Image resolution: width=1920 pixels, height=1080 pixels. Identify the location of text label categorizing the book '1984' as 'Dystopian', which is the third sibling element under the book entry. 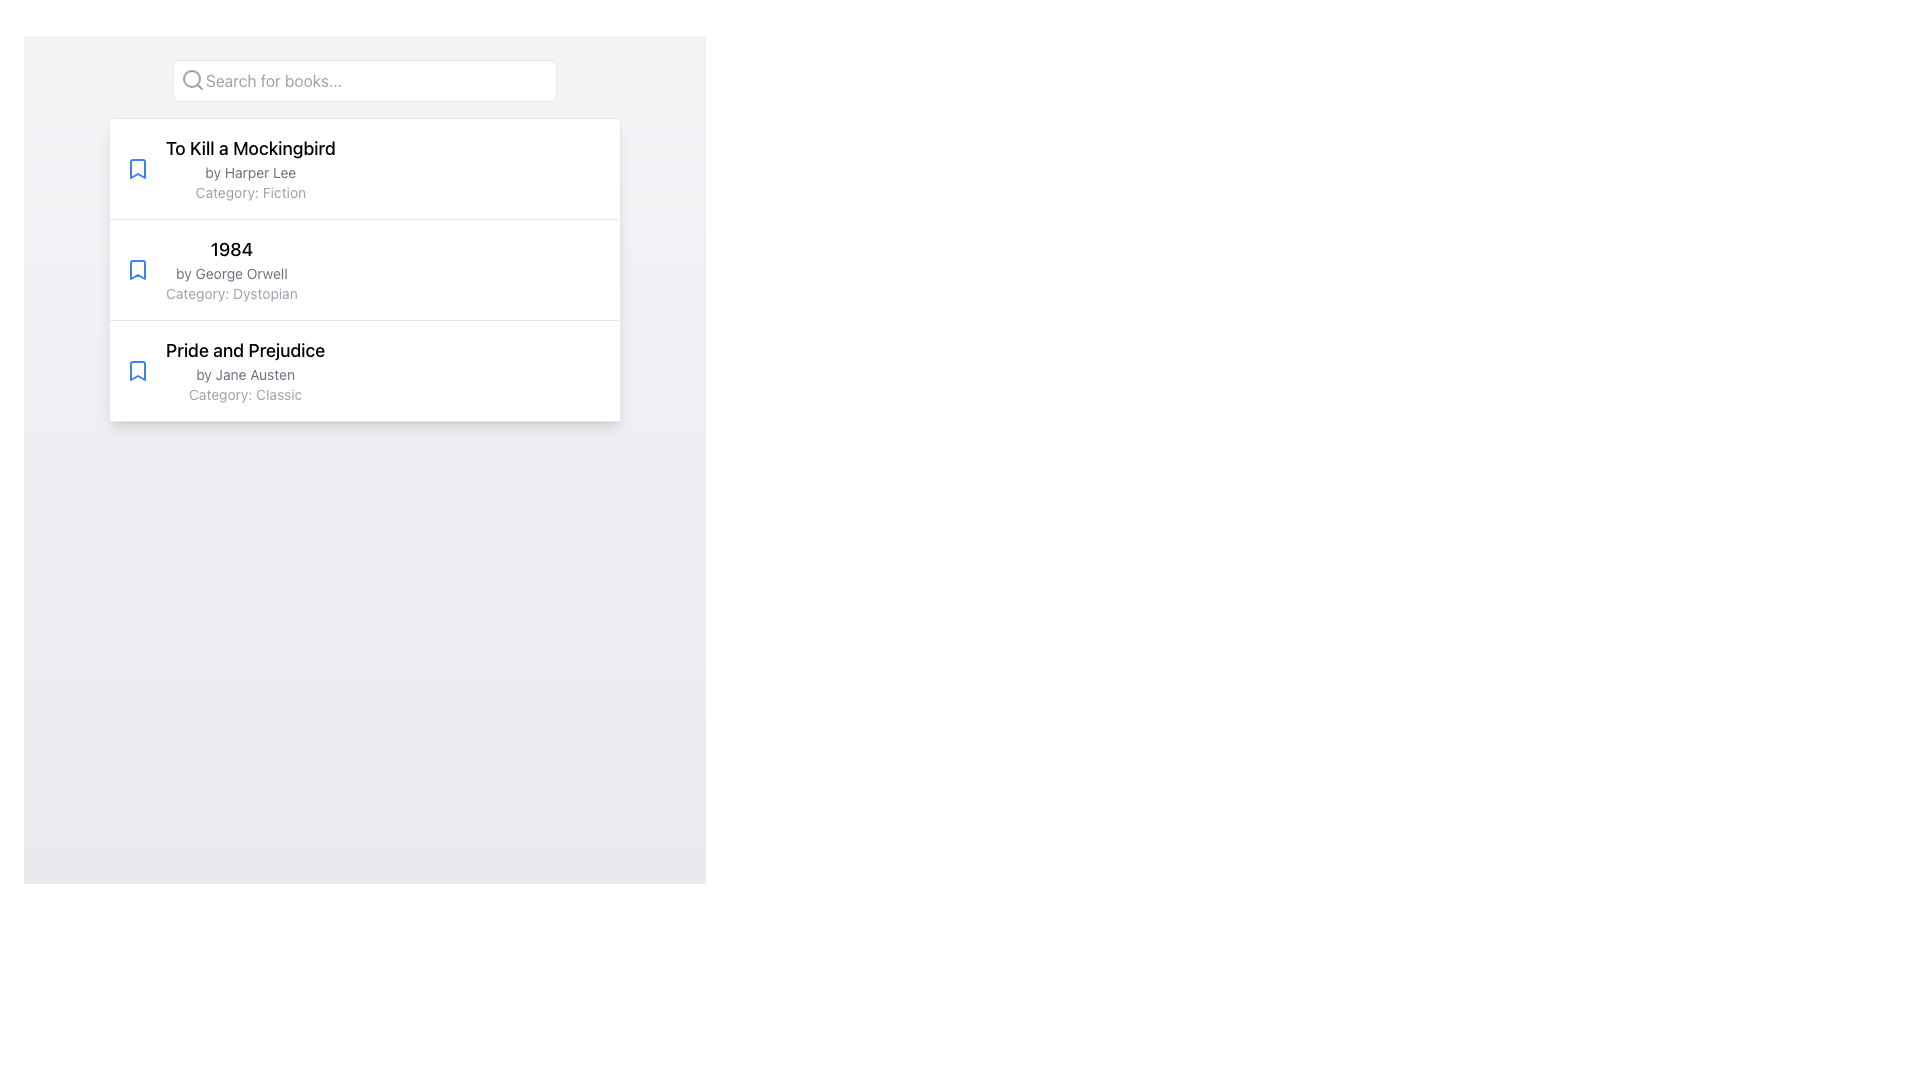
(231, 293).